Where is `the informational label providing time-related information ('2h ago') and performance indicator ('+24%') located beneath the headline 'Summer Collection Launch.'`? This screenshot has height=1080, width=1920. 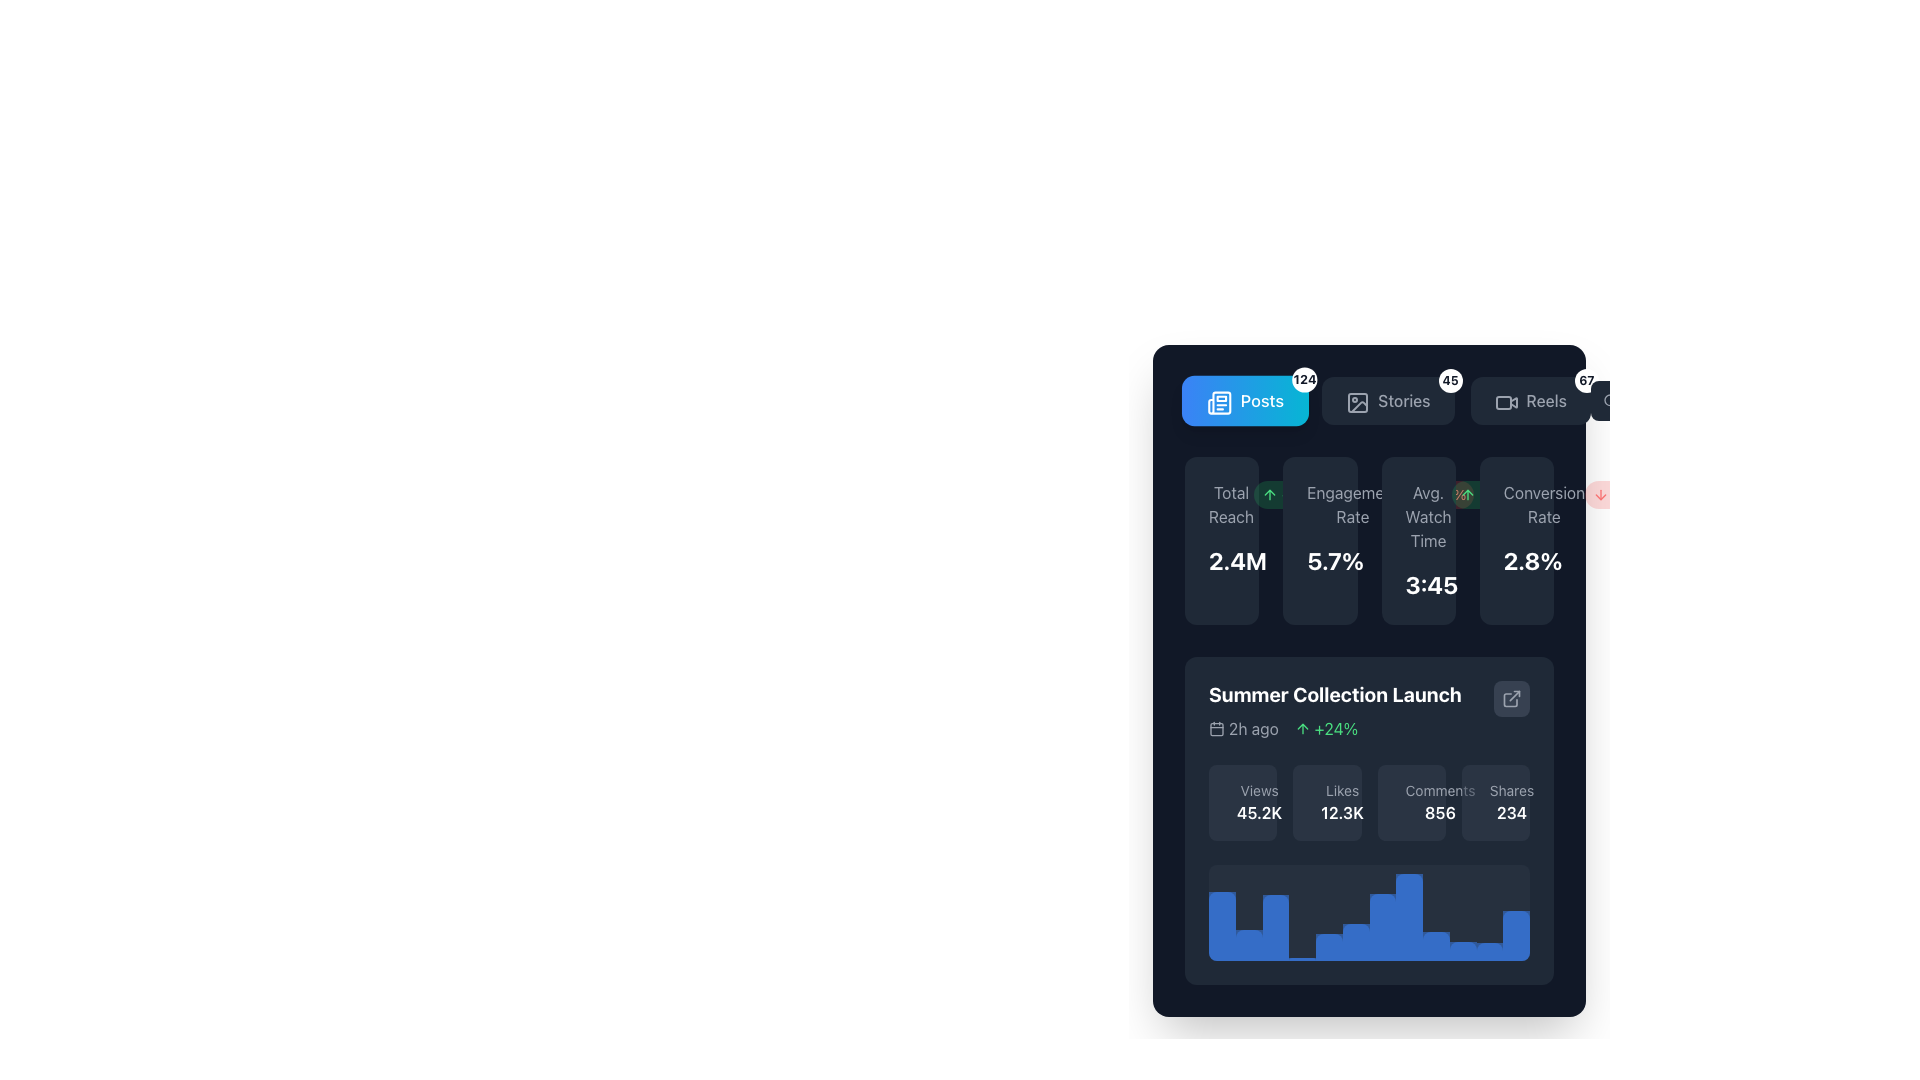
the informational label providing time-related information ('2h ago') and performance indicator ('+24%') located beneath the headline 'Summer Collection Launch.' is located at coordinates (1335, 729).